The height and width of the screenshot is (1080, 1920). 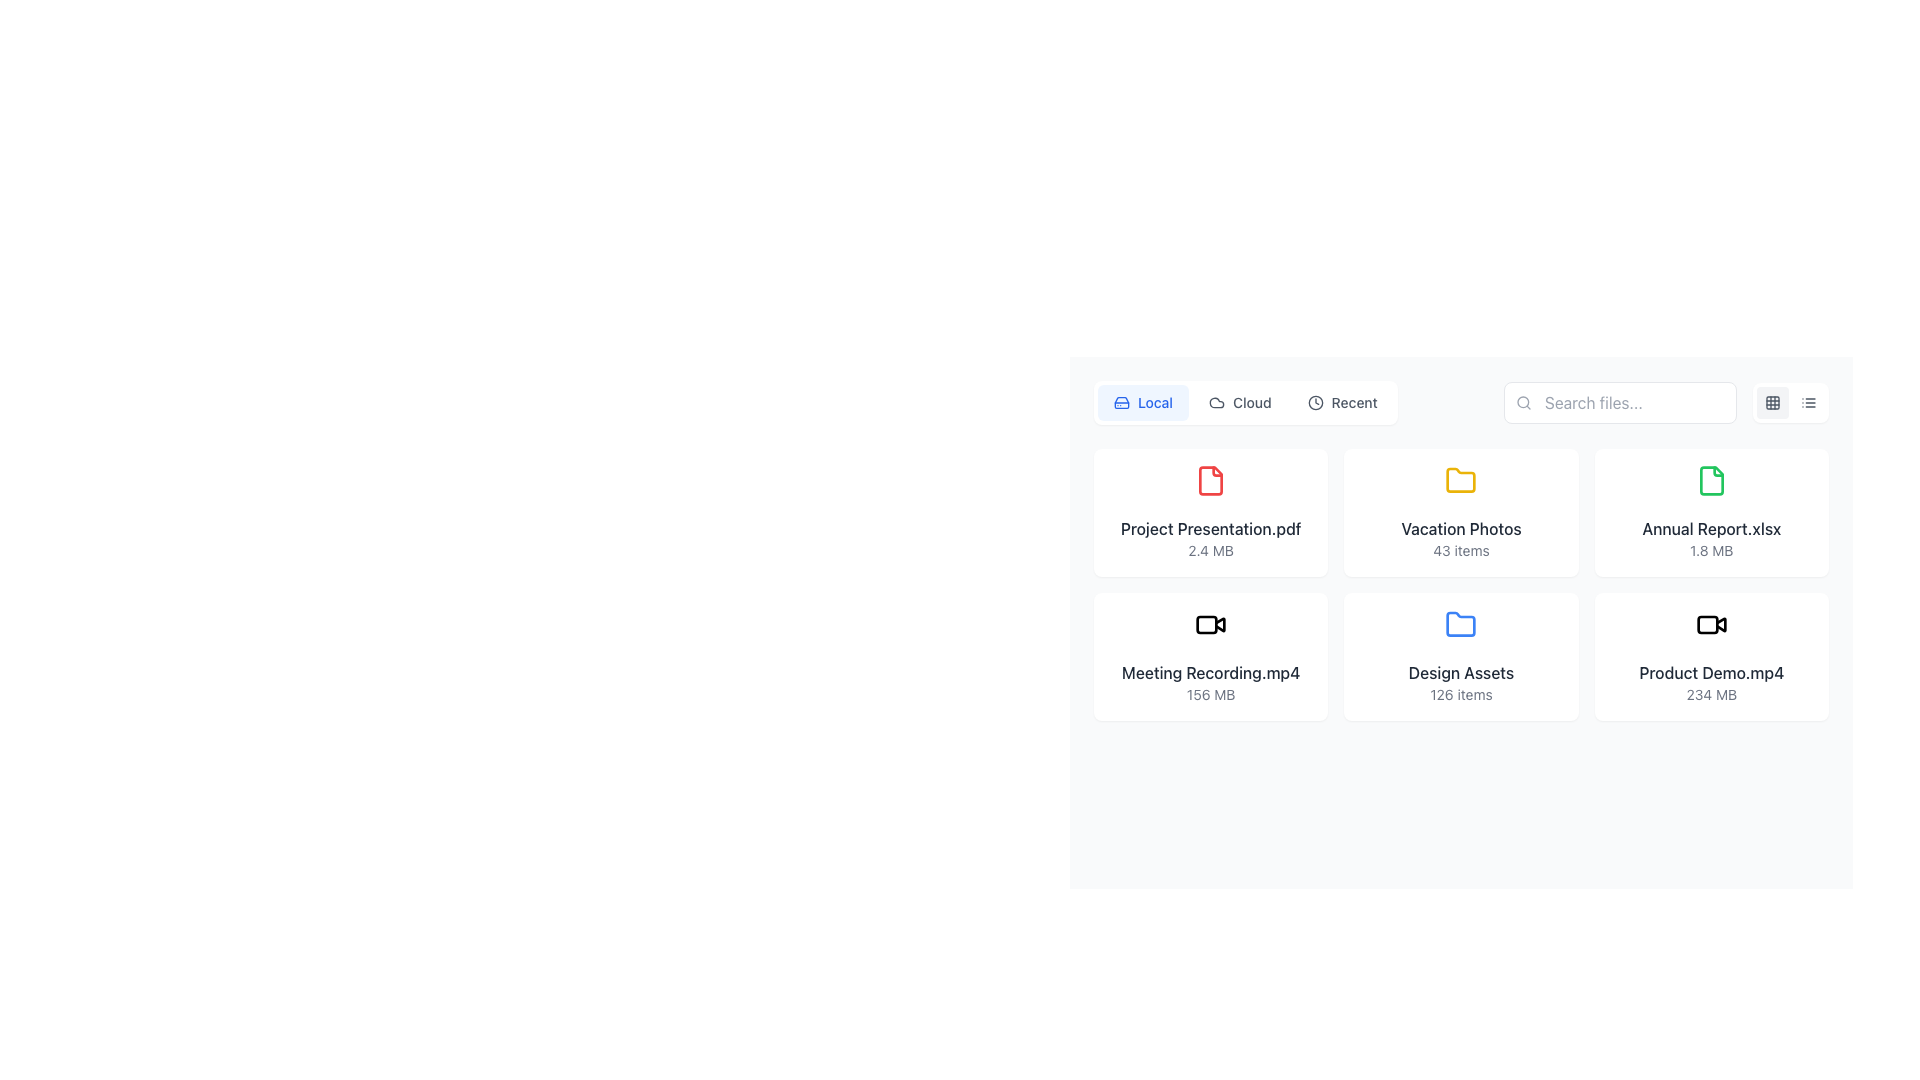 I want to click on the static text label displaying 'Meeting Recording.mp4', which is located in the second row and first column of a grid layout, above the file size text and below the video thumbnail, so click(x=1210, y=672).